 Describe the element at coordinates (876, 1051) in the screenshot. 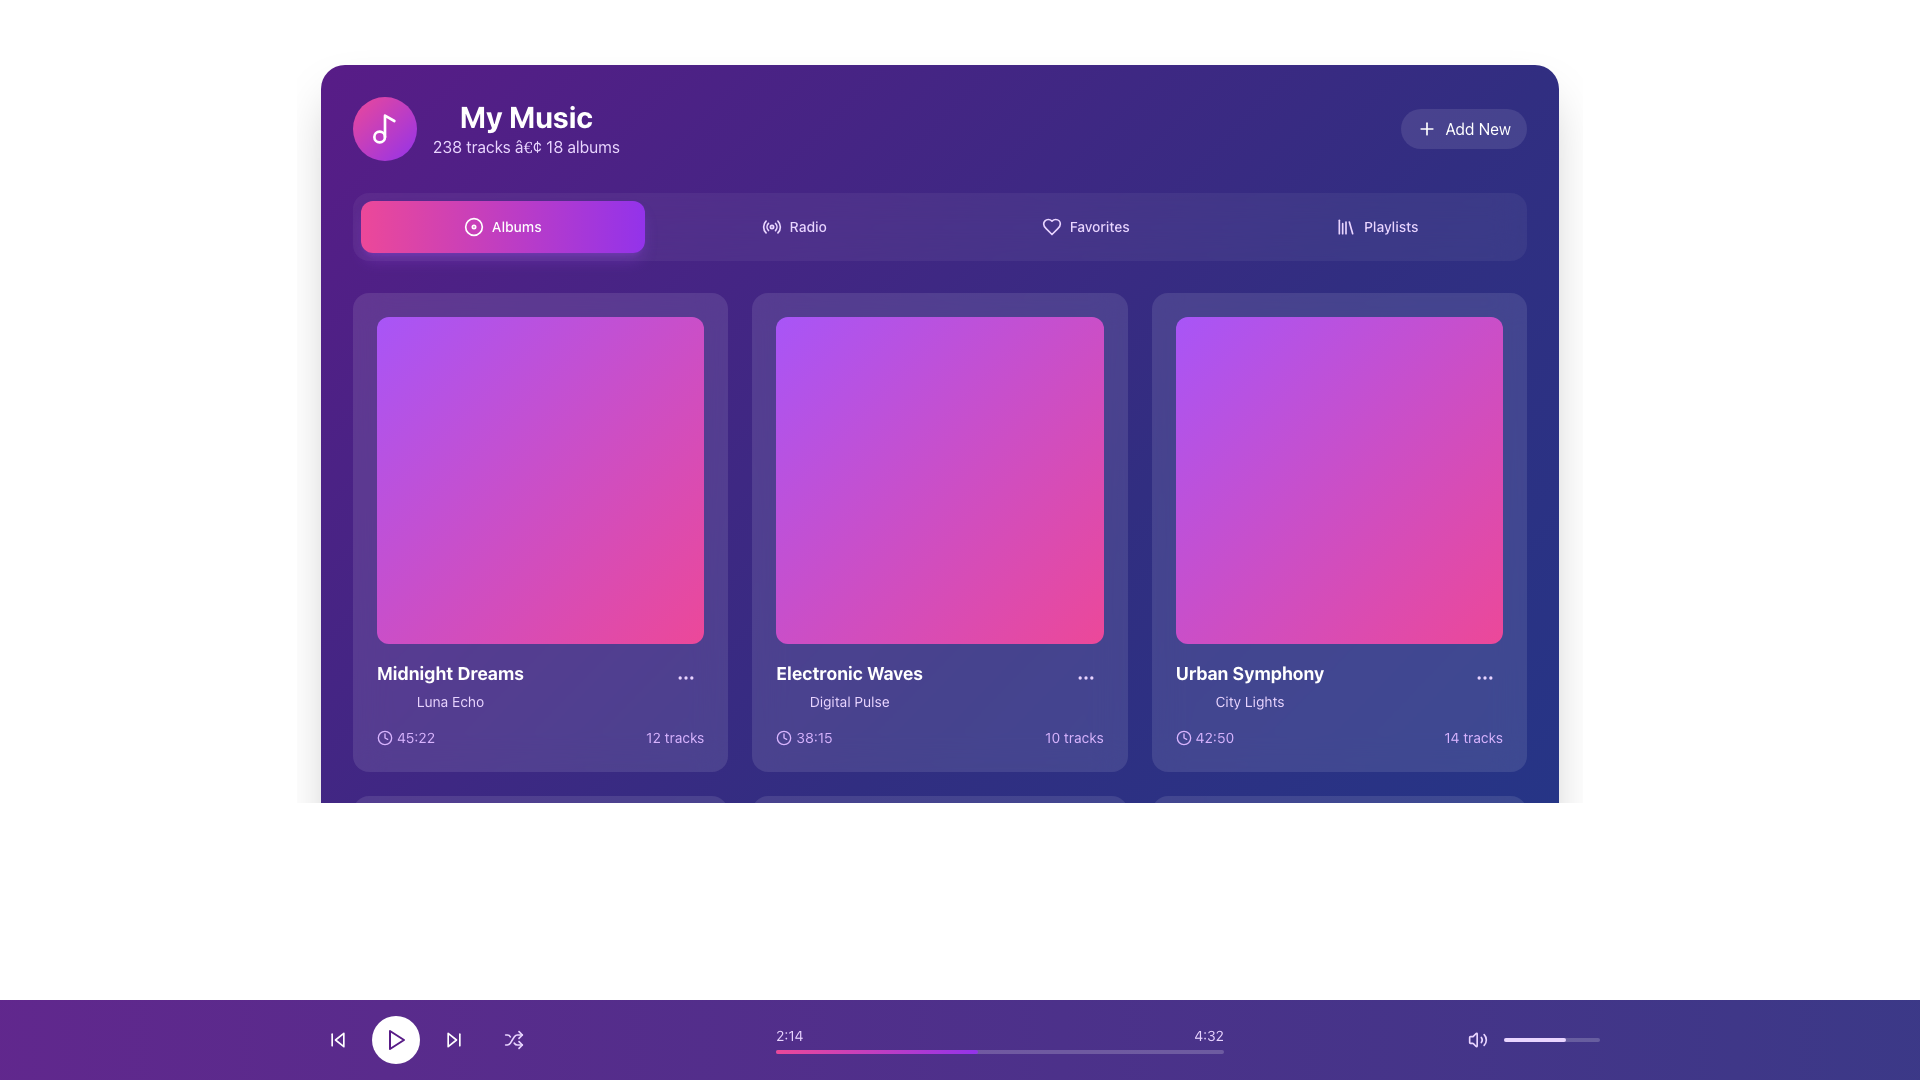

I see `the progress indication bar segment located at the bottom of the page to seek through the media content` at that location.